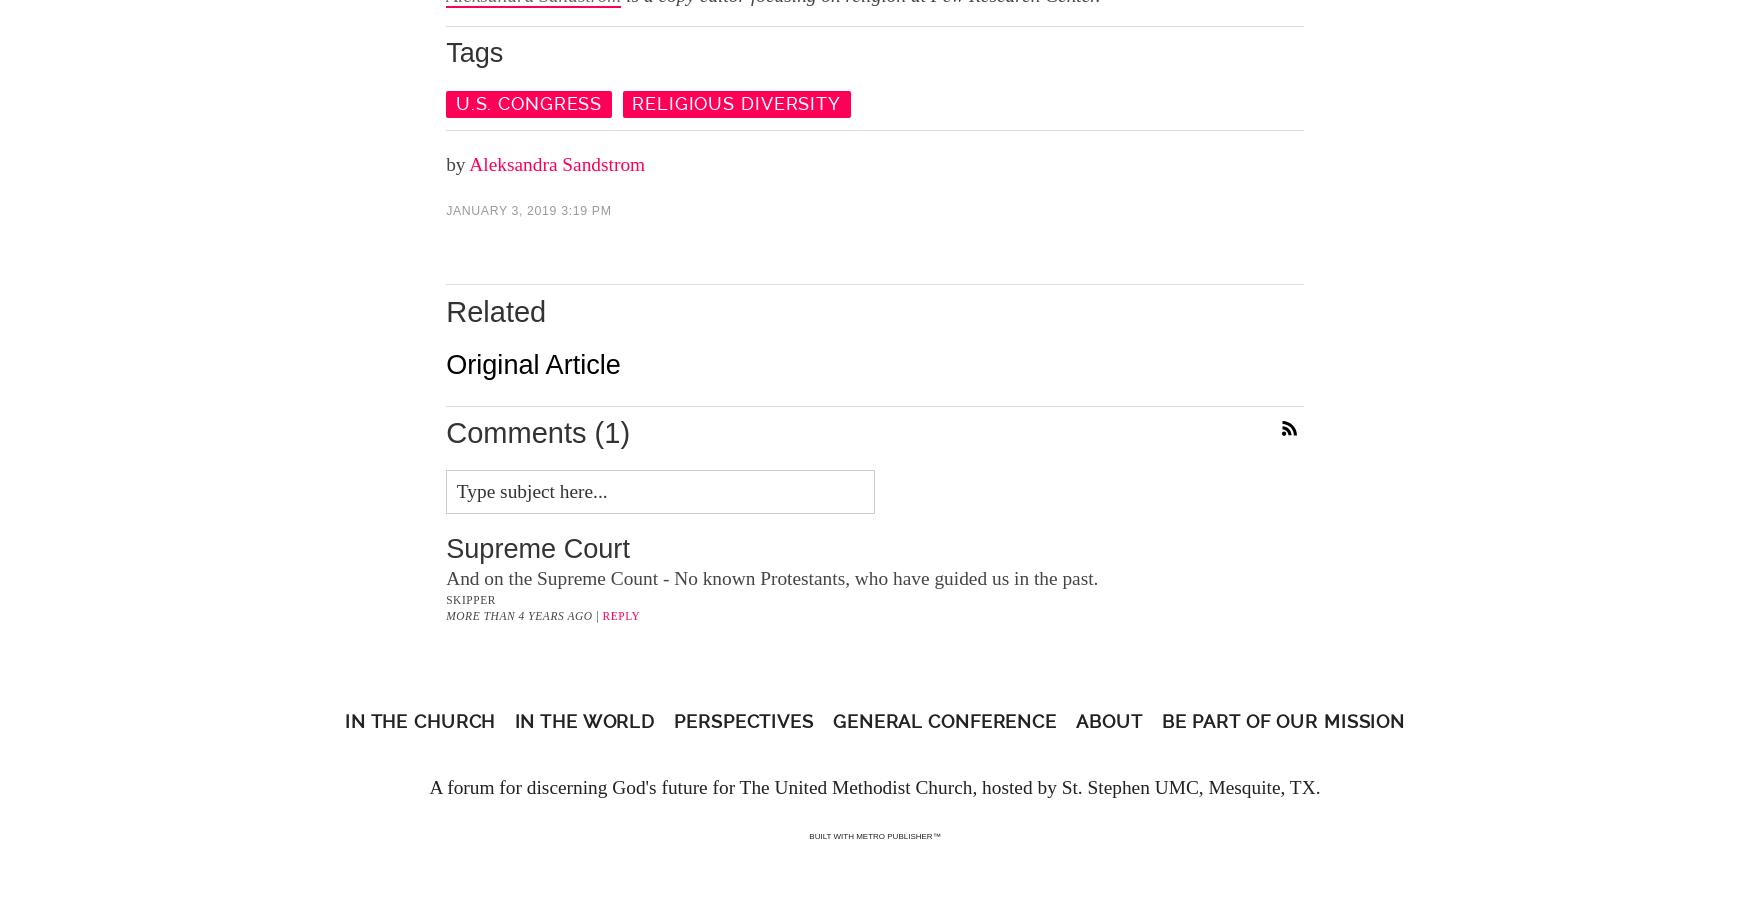 The image size is (1750, 903). Describe the element at coordinates (474, 51) in the screenshot. I see `'Tags'` at that location.